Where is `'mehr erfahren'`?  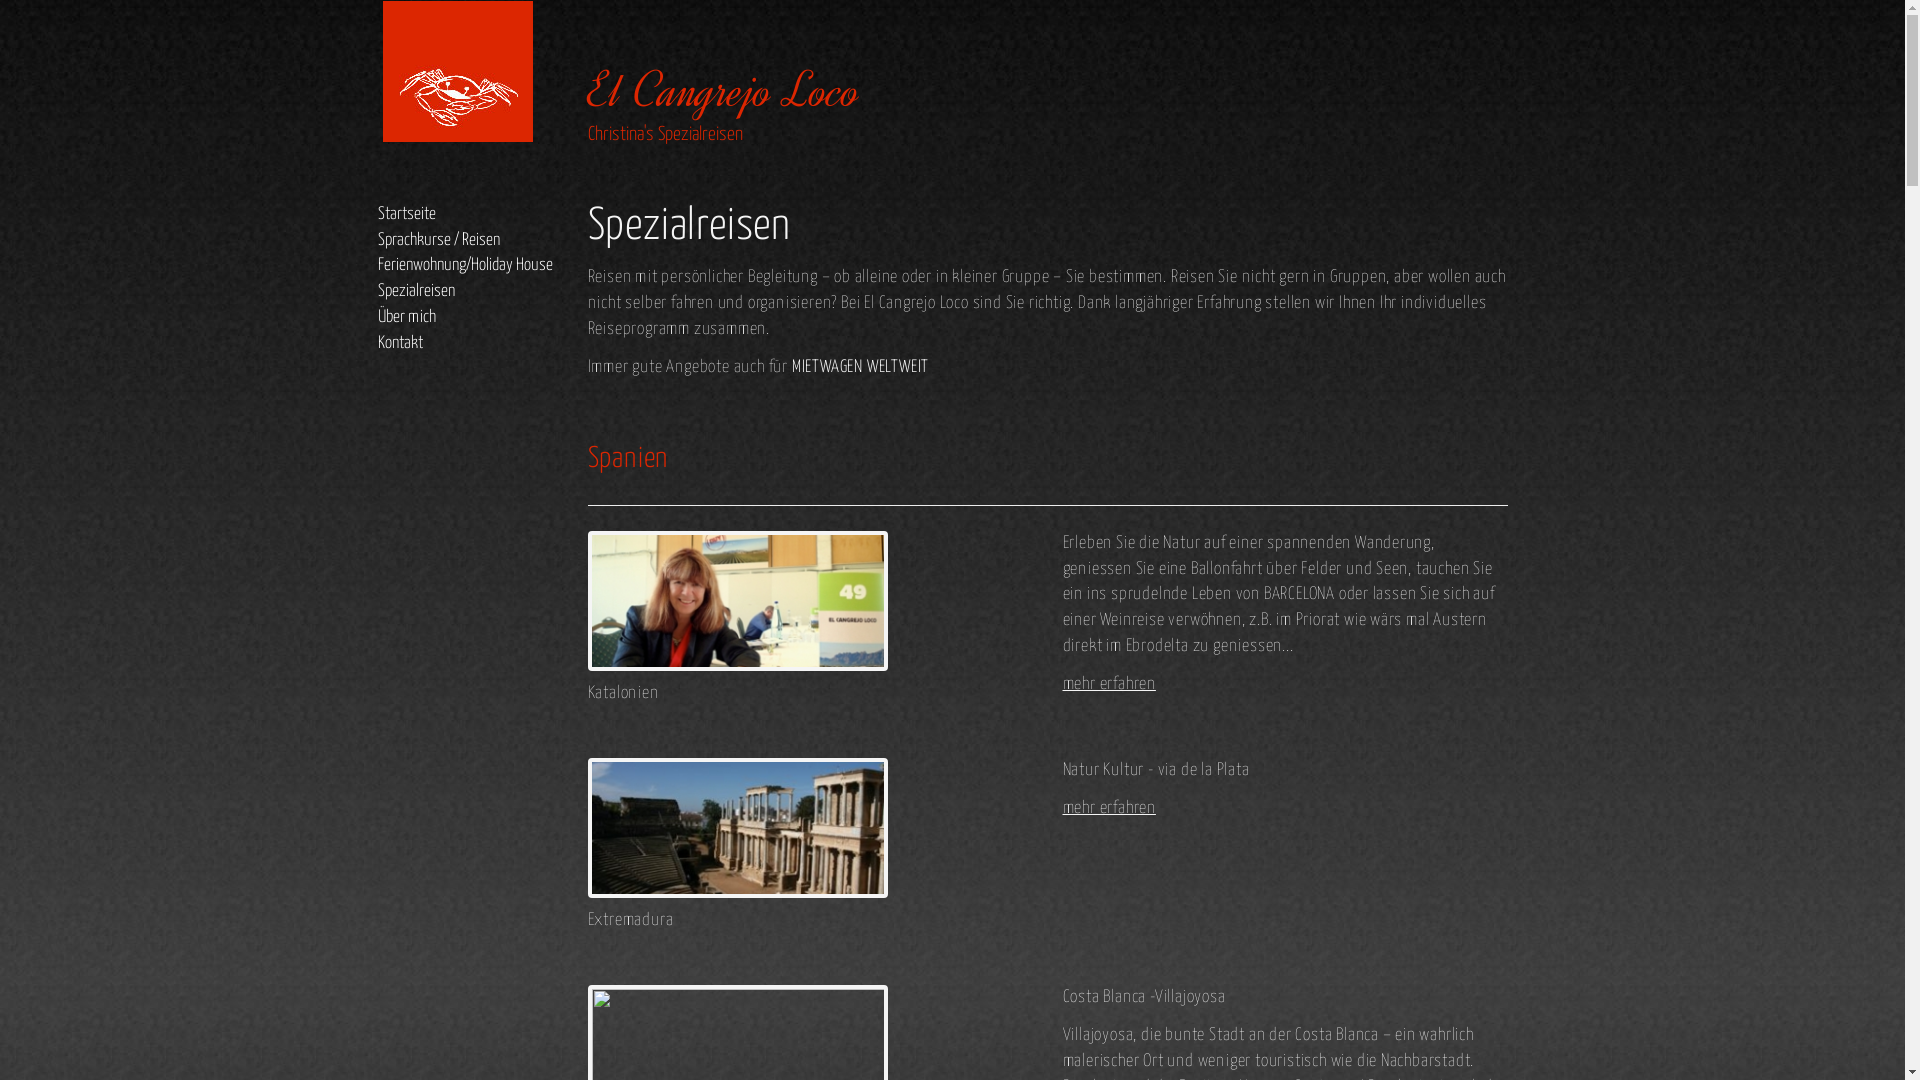 'mehr erfahren' is located at coordinates (1107, 807).